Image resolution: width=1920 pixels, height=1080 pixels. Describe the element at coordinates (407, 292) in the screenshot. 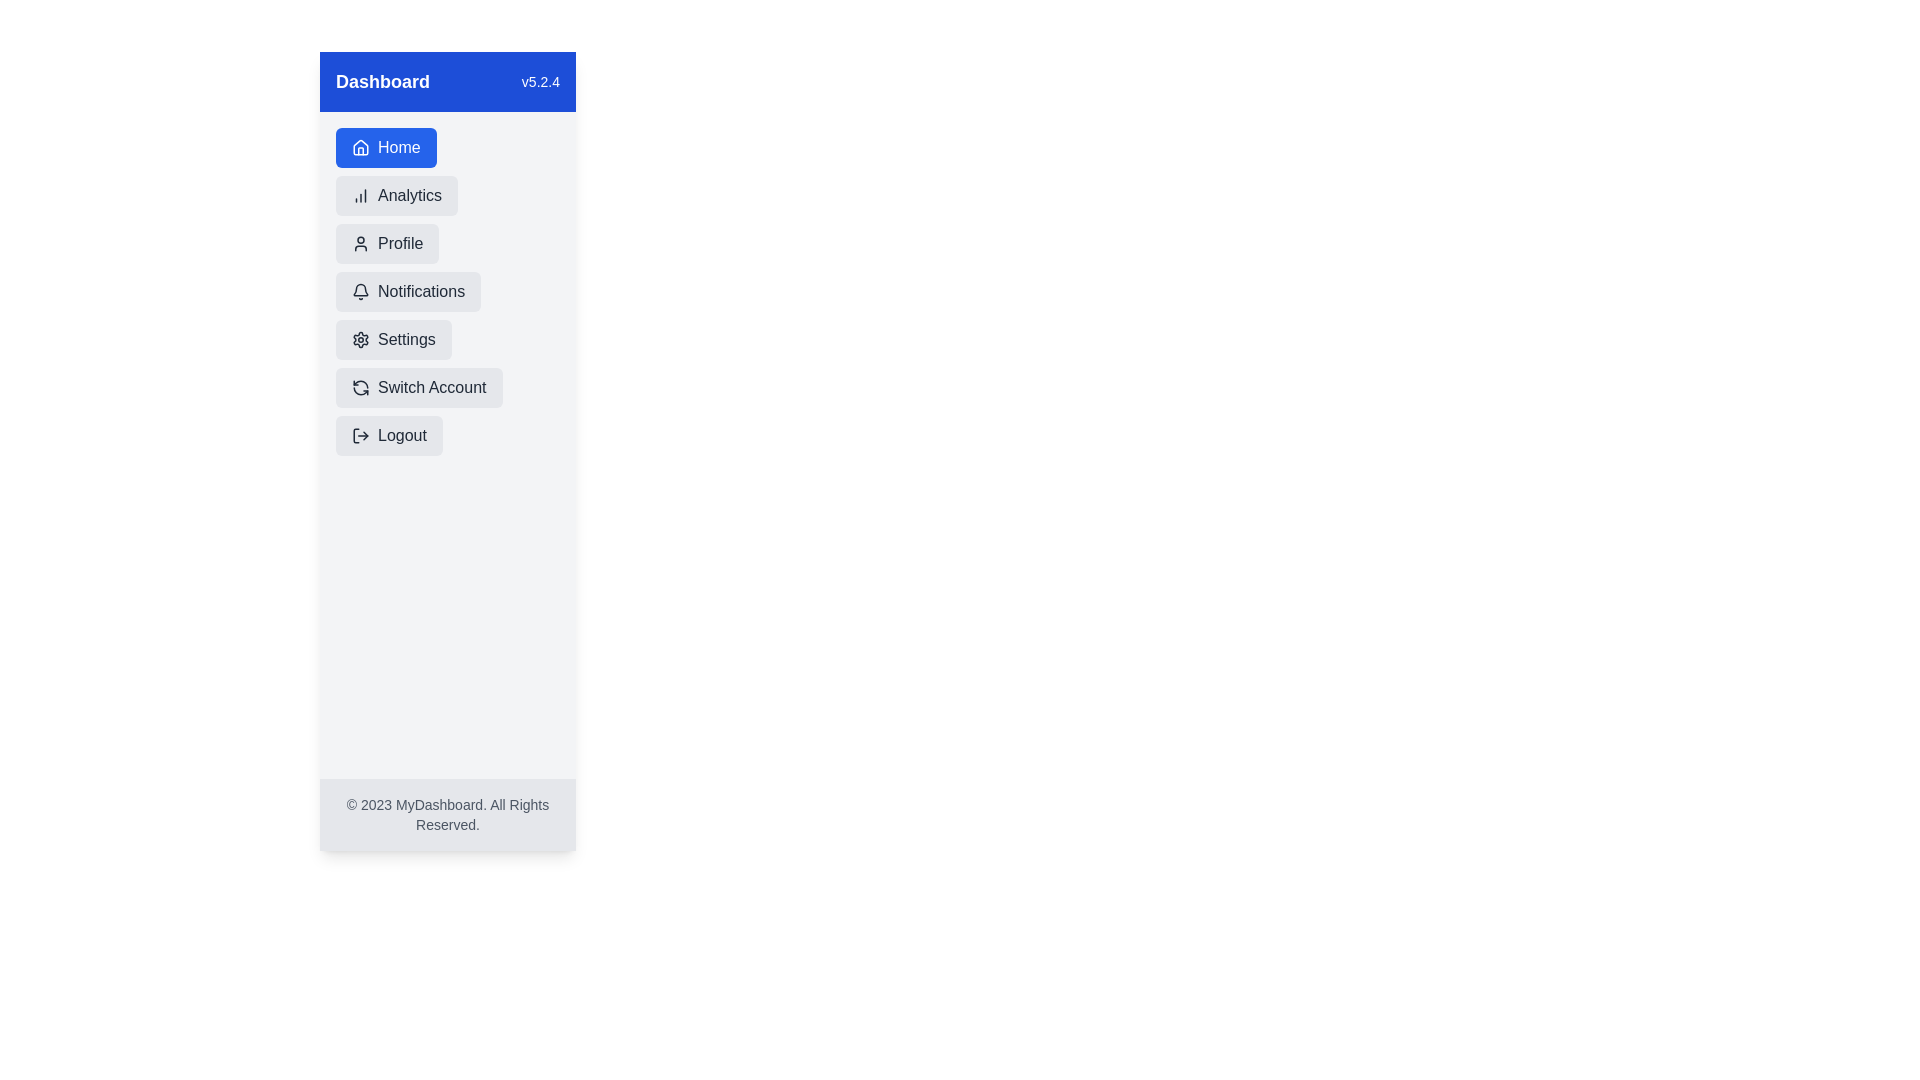

I see `the 'Notifications' button, which features a bell icon on the left and a light gray background that turns blue on hover, located fourth in the vertical menu under 'Home', 'Analytics', and 'Profile'` at that location.